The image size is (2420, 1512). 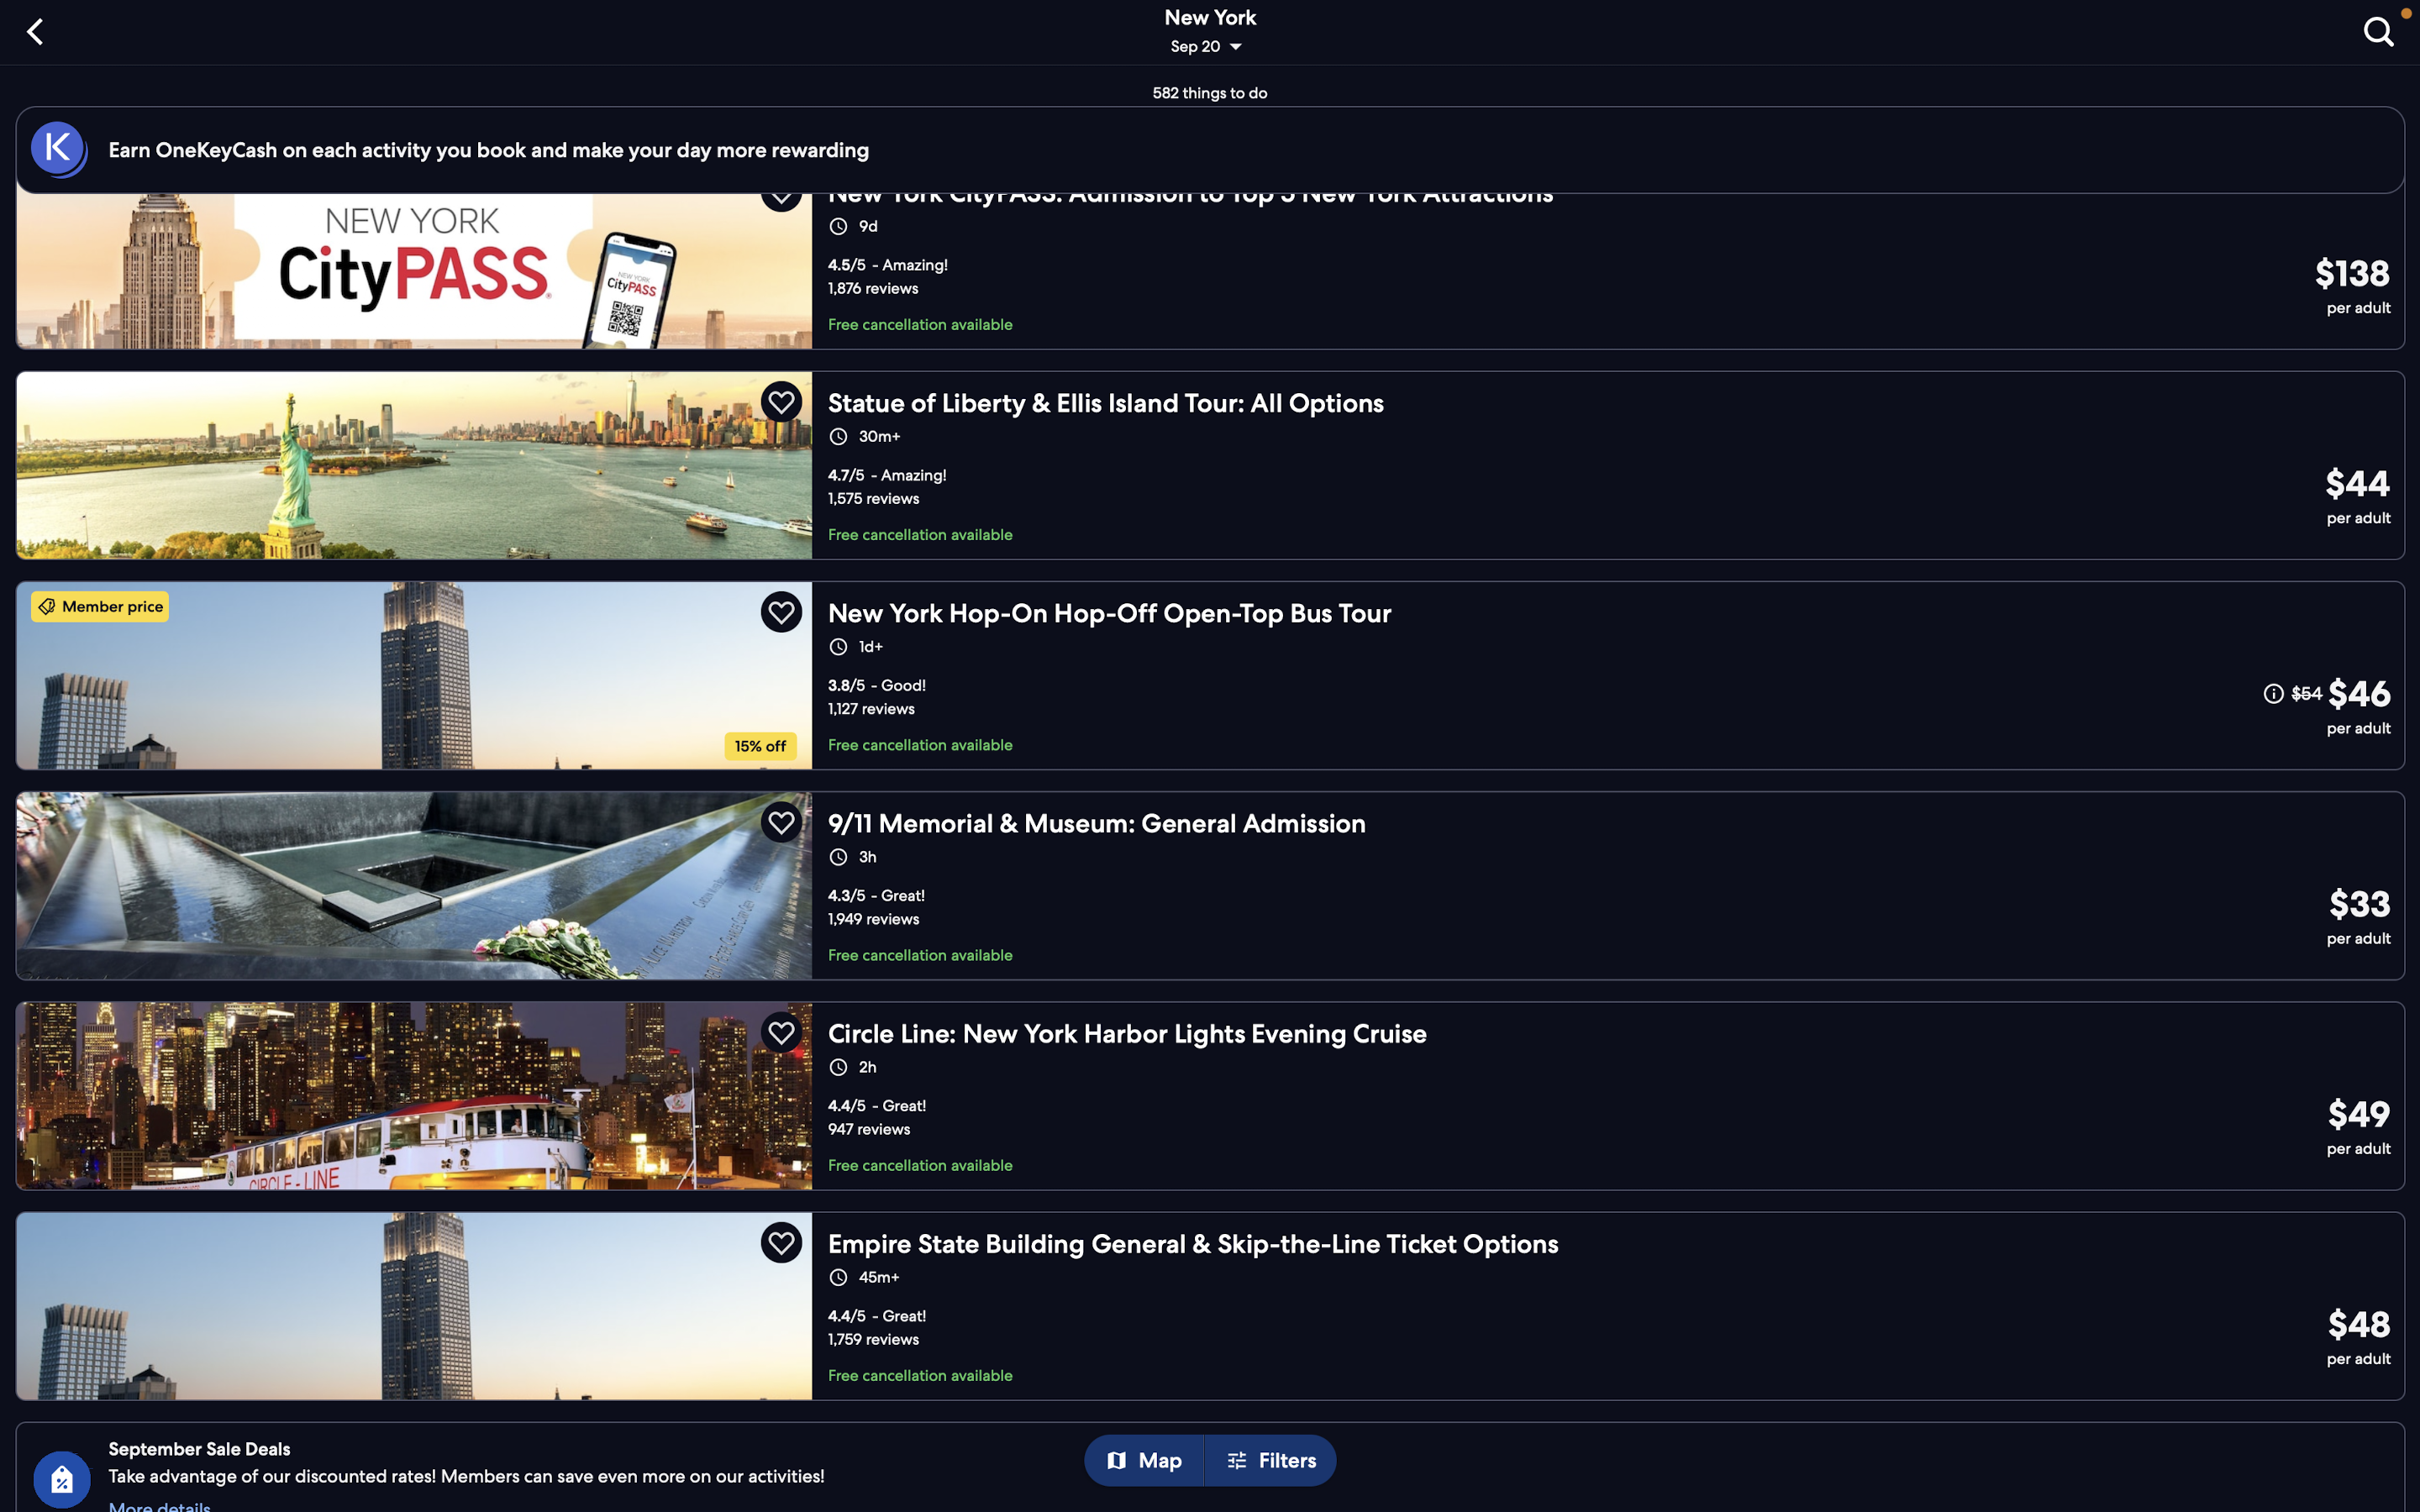 I want to click on Pick "memorial tour" item for the itinerary inclusion, so click(x=1210, y=884).